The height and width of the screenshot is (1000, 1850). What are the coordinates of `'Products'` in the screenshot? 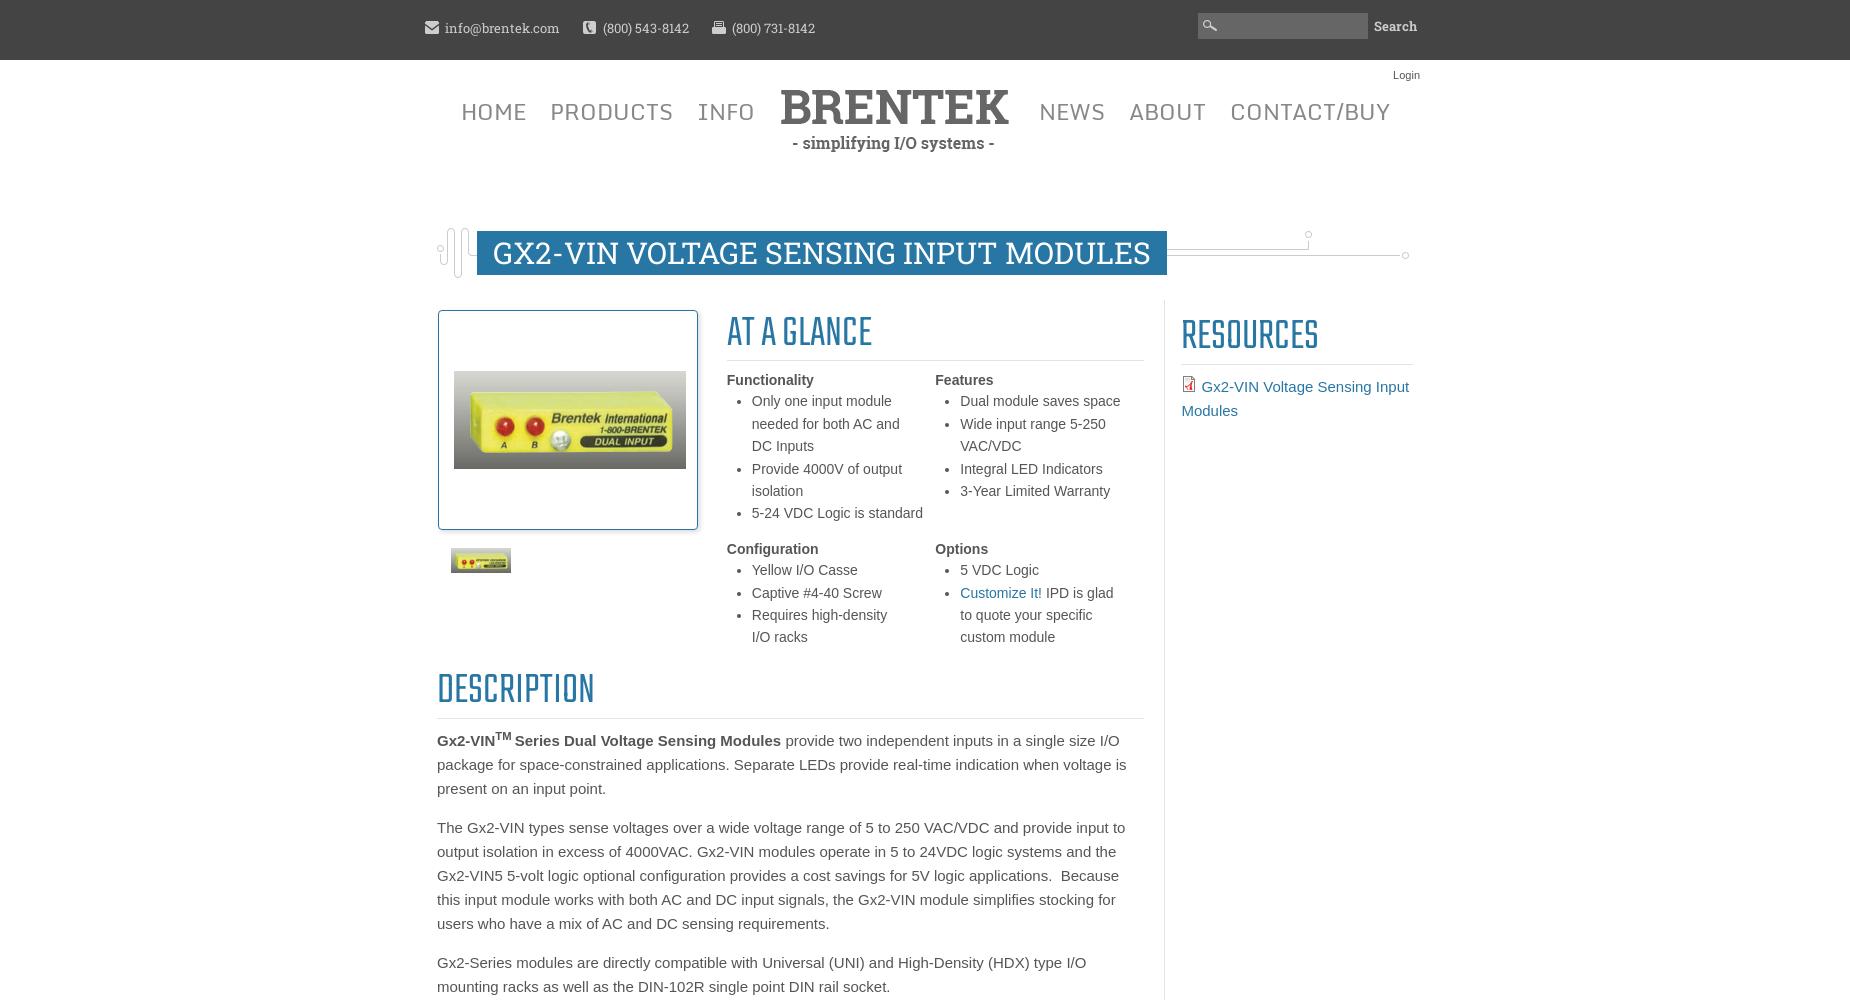 It's located at (610, 110).